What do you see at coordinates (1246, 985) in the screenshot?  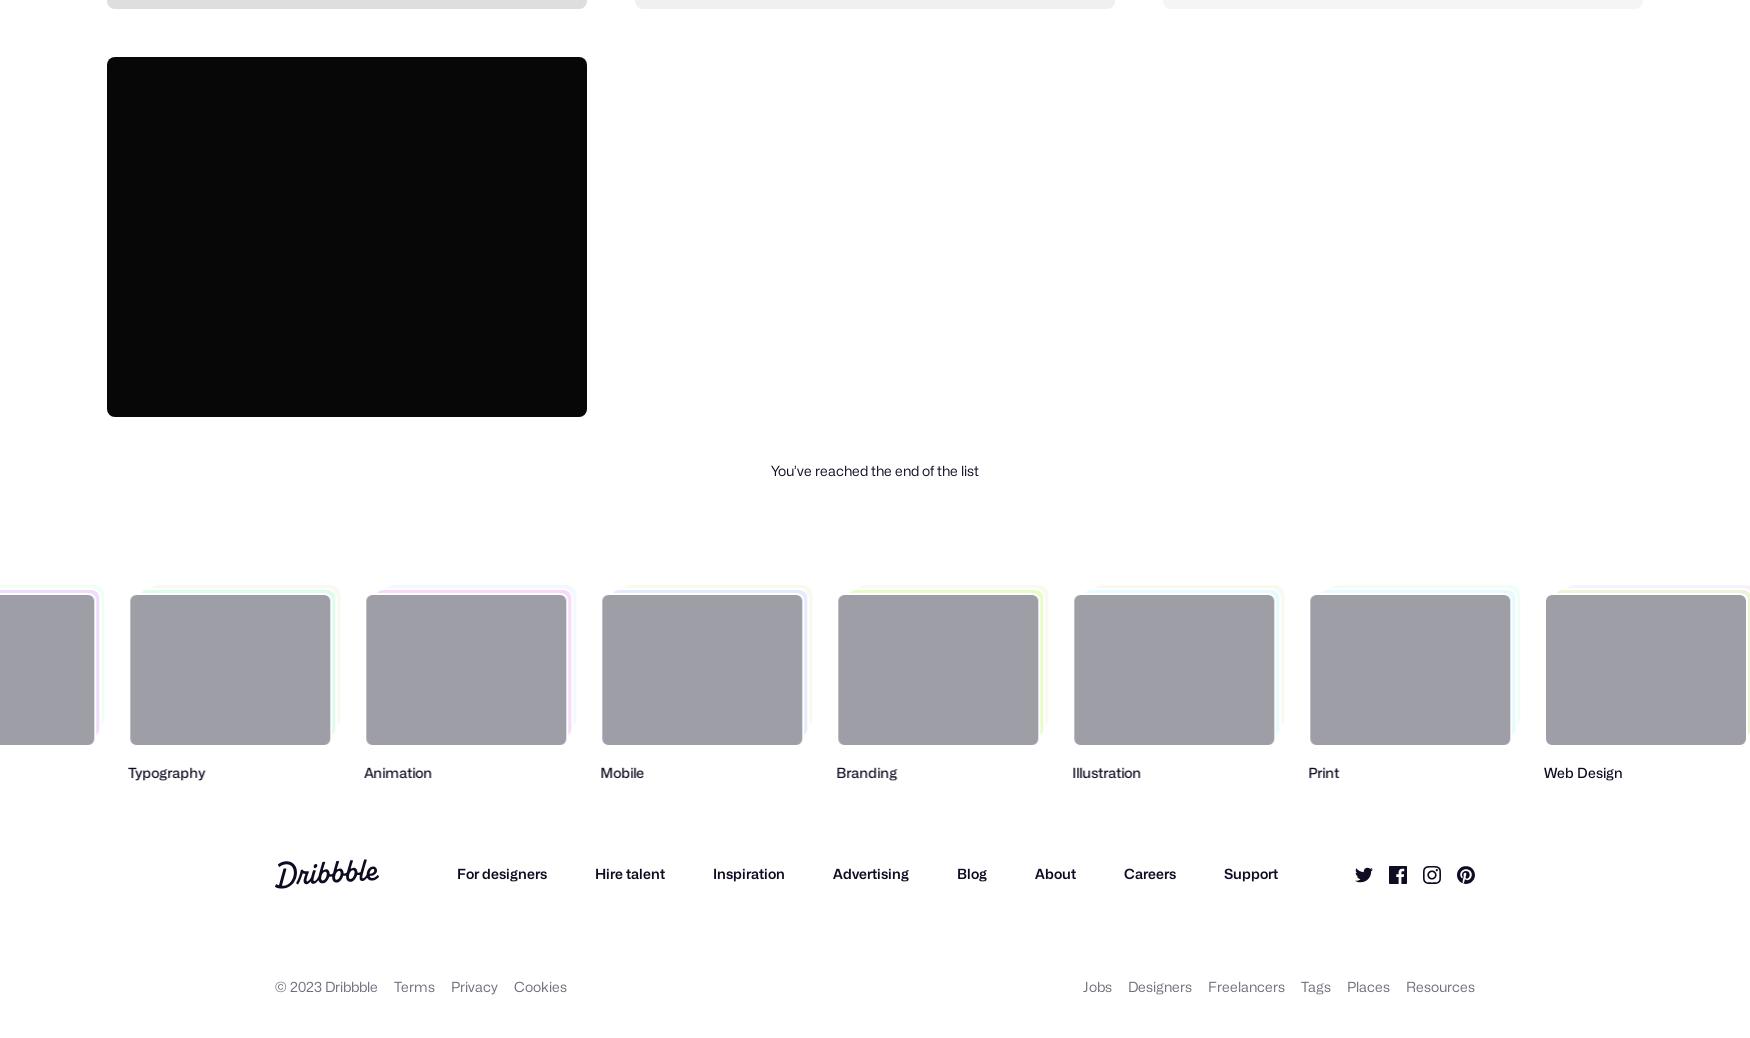 I see `'Freelancers'` at bounding box center [1246, 985].